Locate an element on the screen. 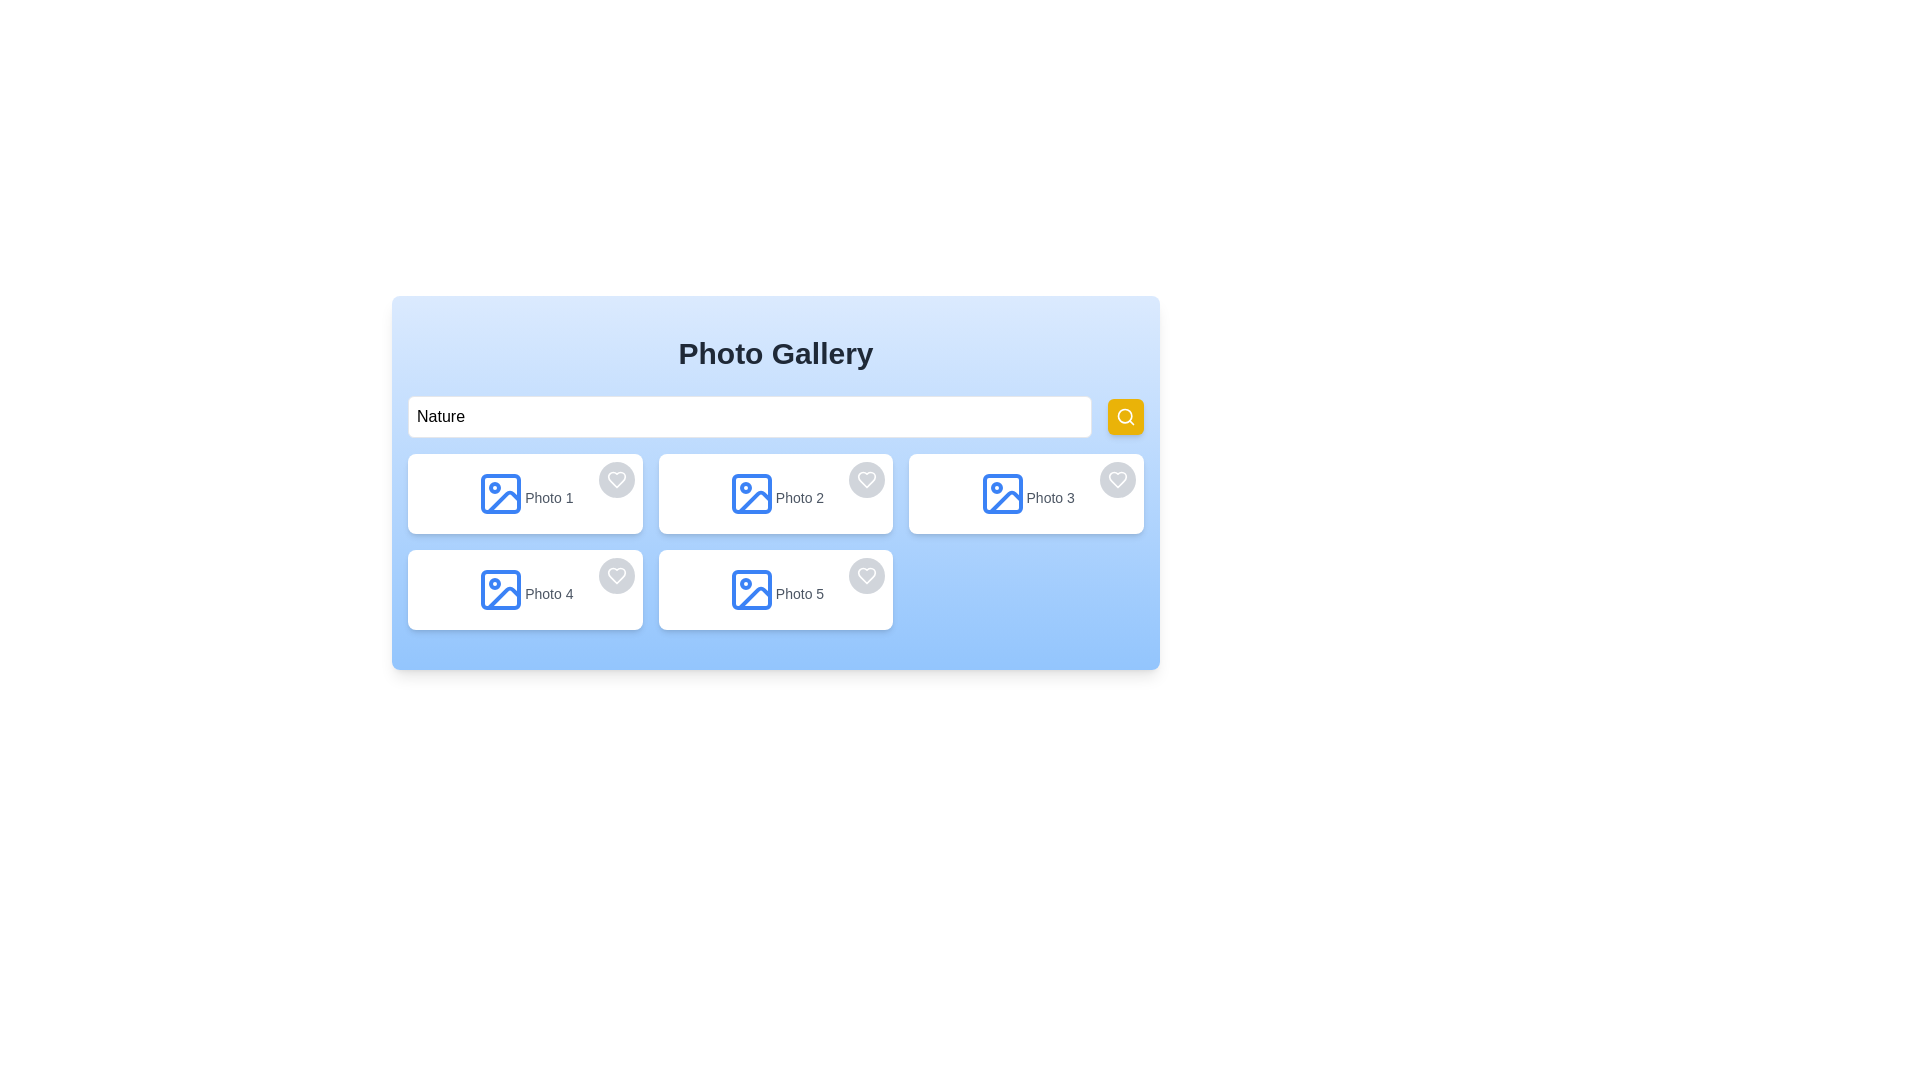  the search button located to the right of the search input field to initiate a search is located at coordinates (1126, 415).